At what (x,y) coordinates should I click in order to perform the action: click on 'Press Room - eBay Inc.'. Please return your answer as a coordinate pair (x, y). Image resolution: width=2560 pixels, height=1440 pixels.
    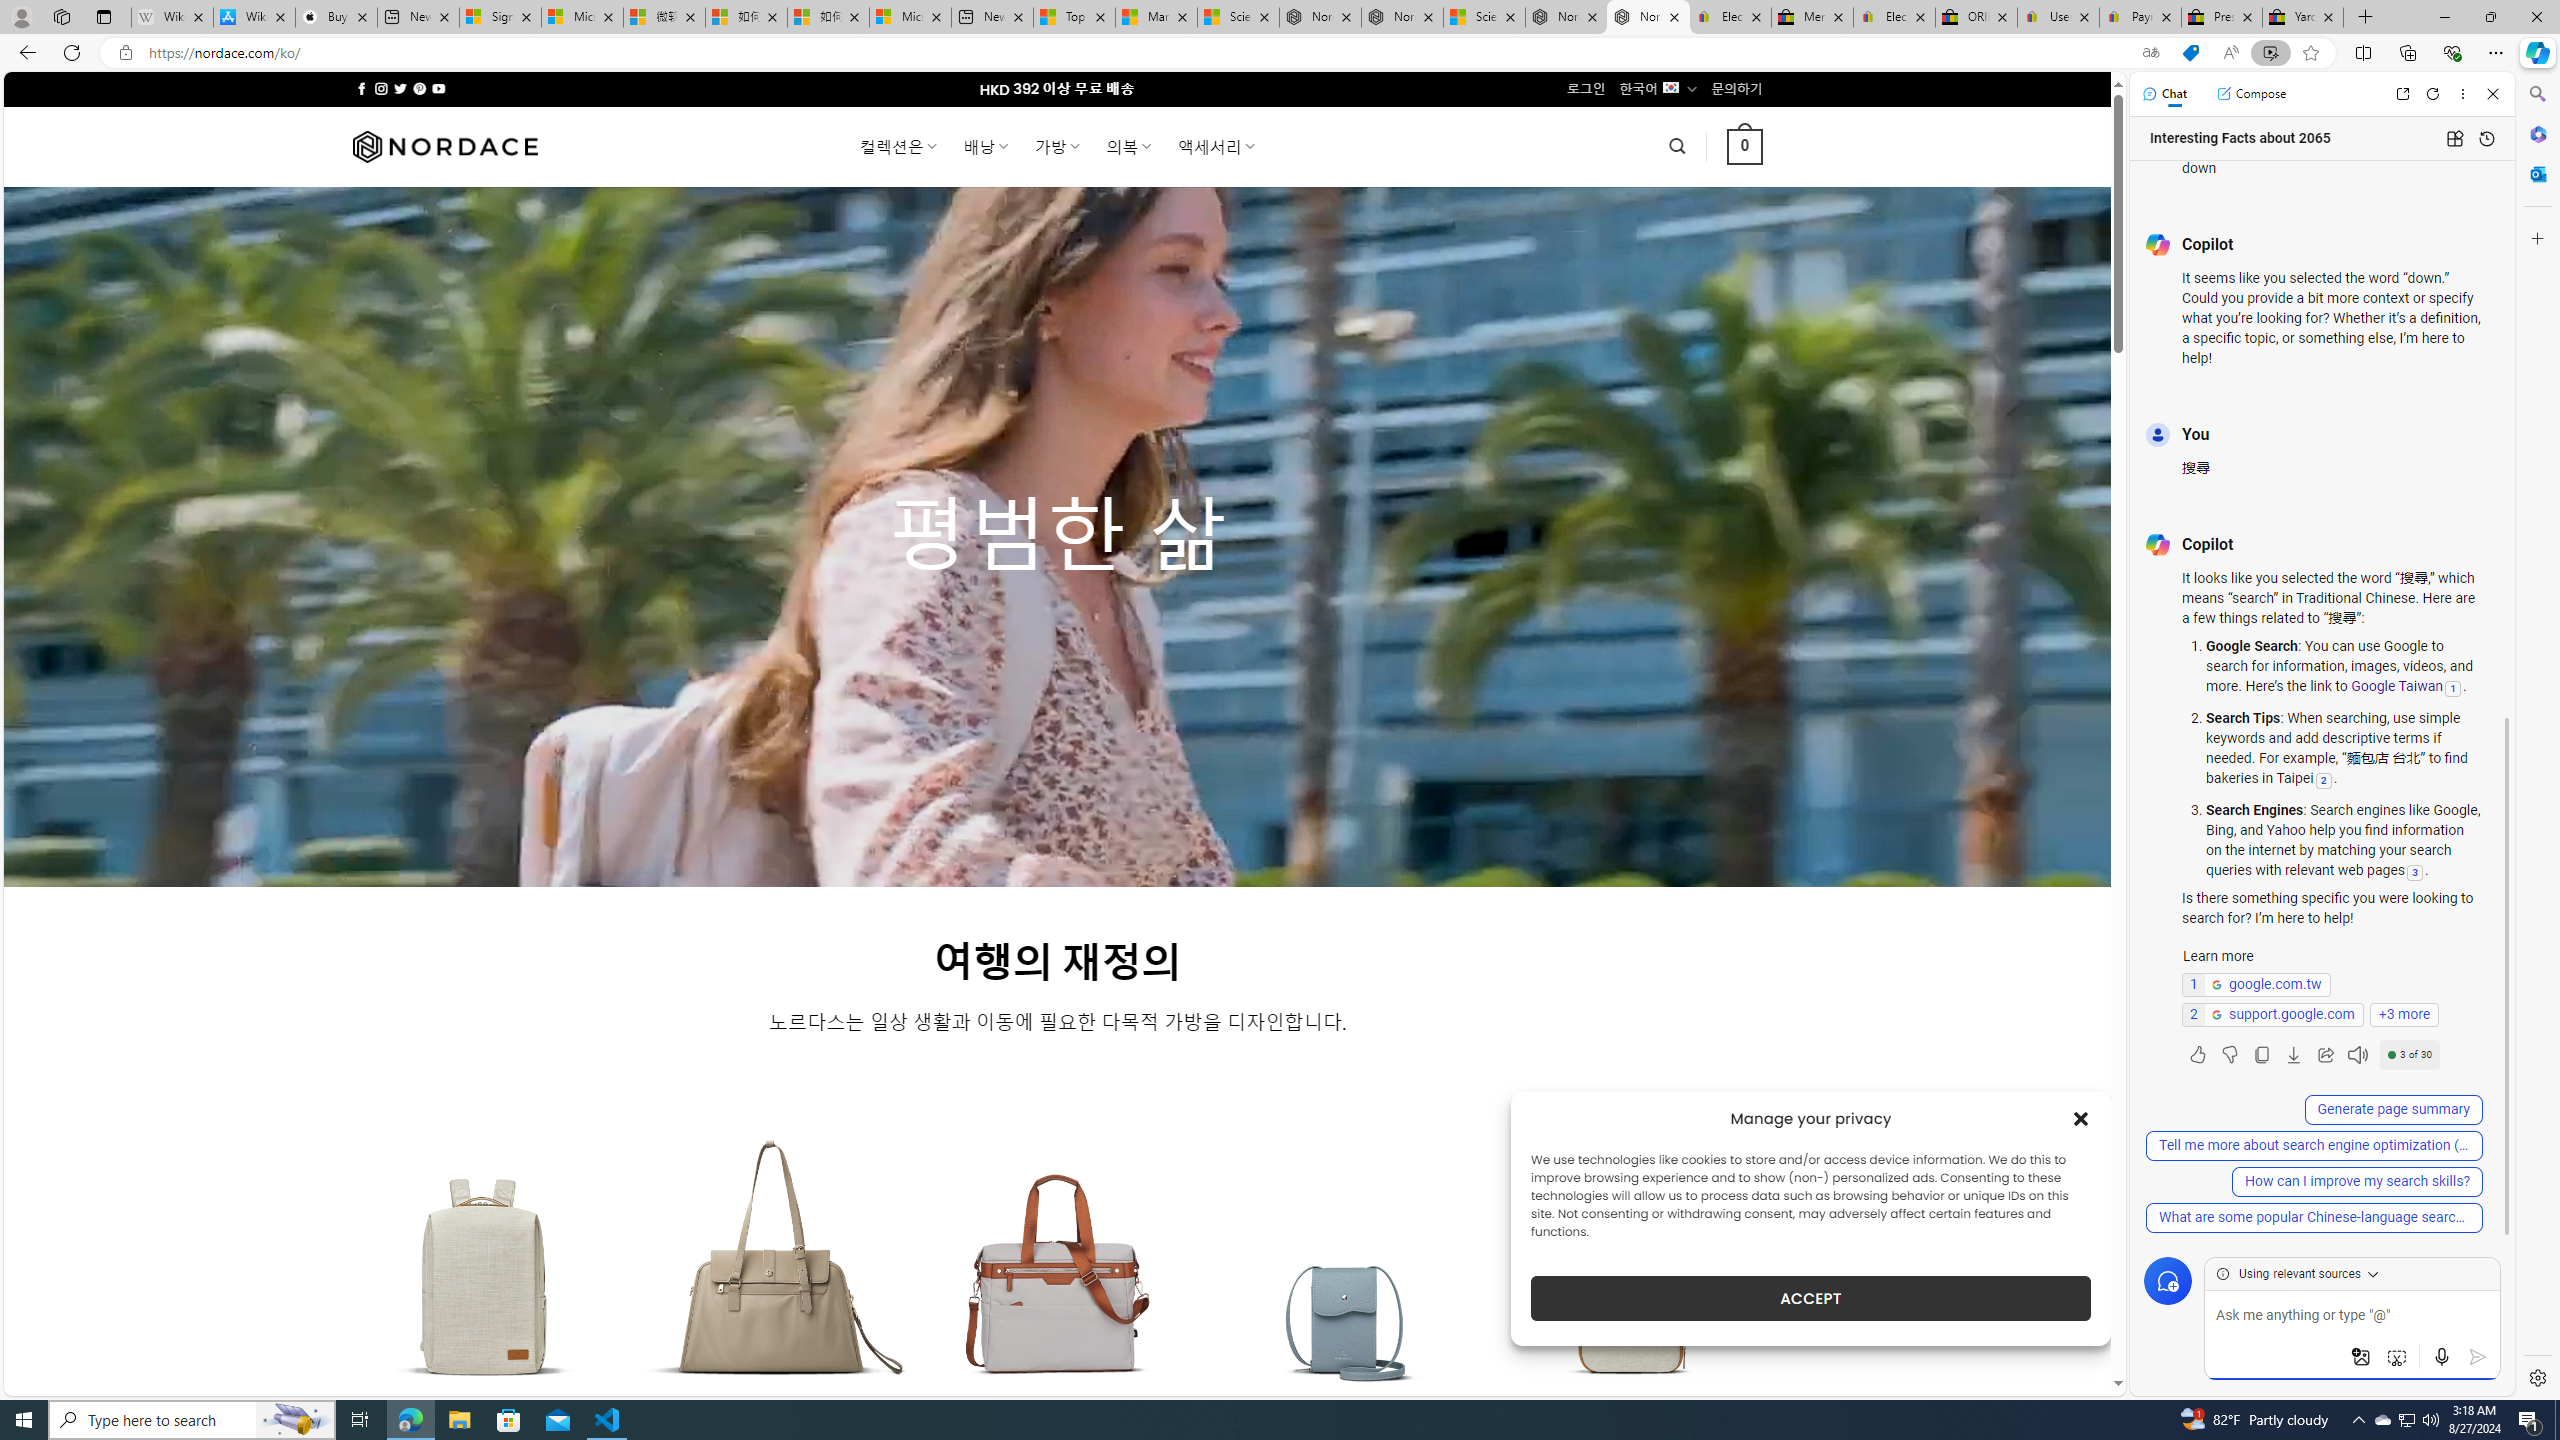
    Looking at the image, I should click on (2221, 16).